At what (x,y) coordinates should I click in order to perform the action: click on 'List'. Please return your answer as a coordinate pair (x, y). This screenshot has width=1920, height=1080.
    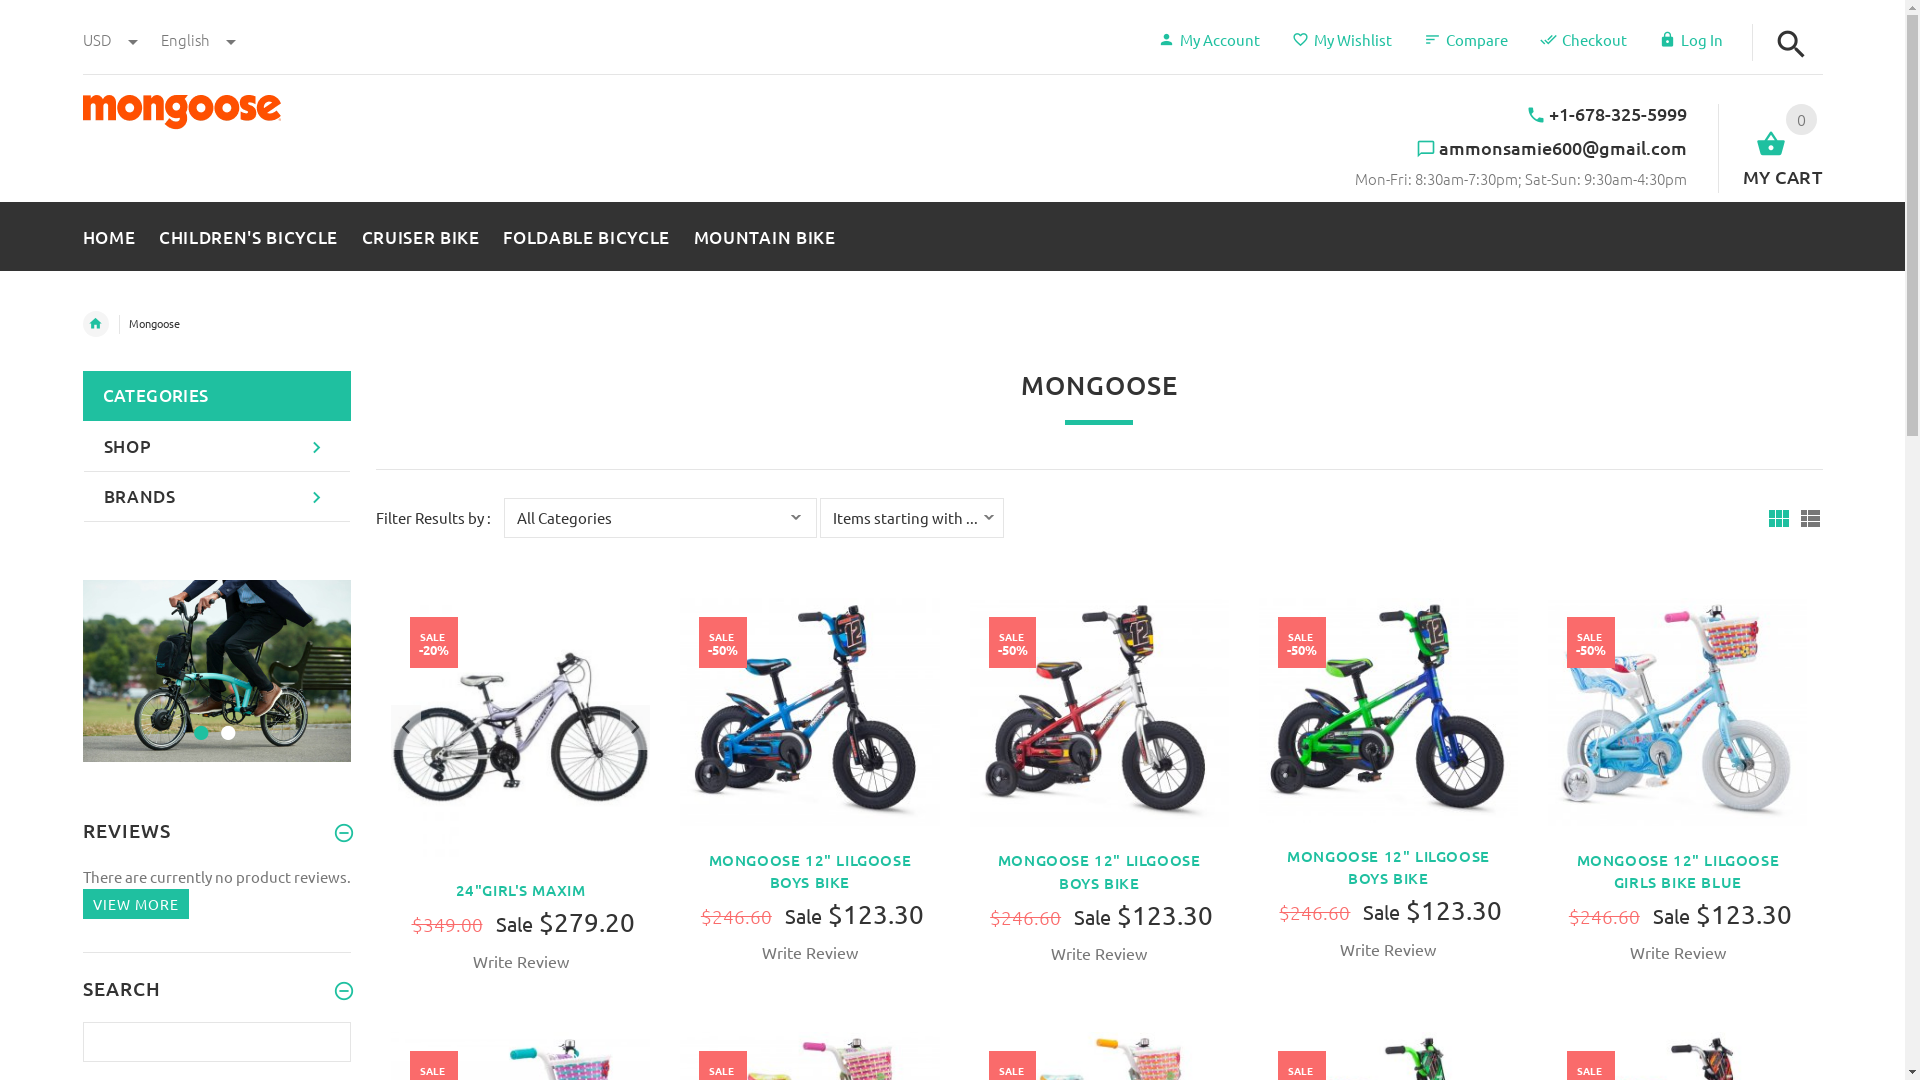
    Looking at the image, I should click on (1809, 517).